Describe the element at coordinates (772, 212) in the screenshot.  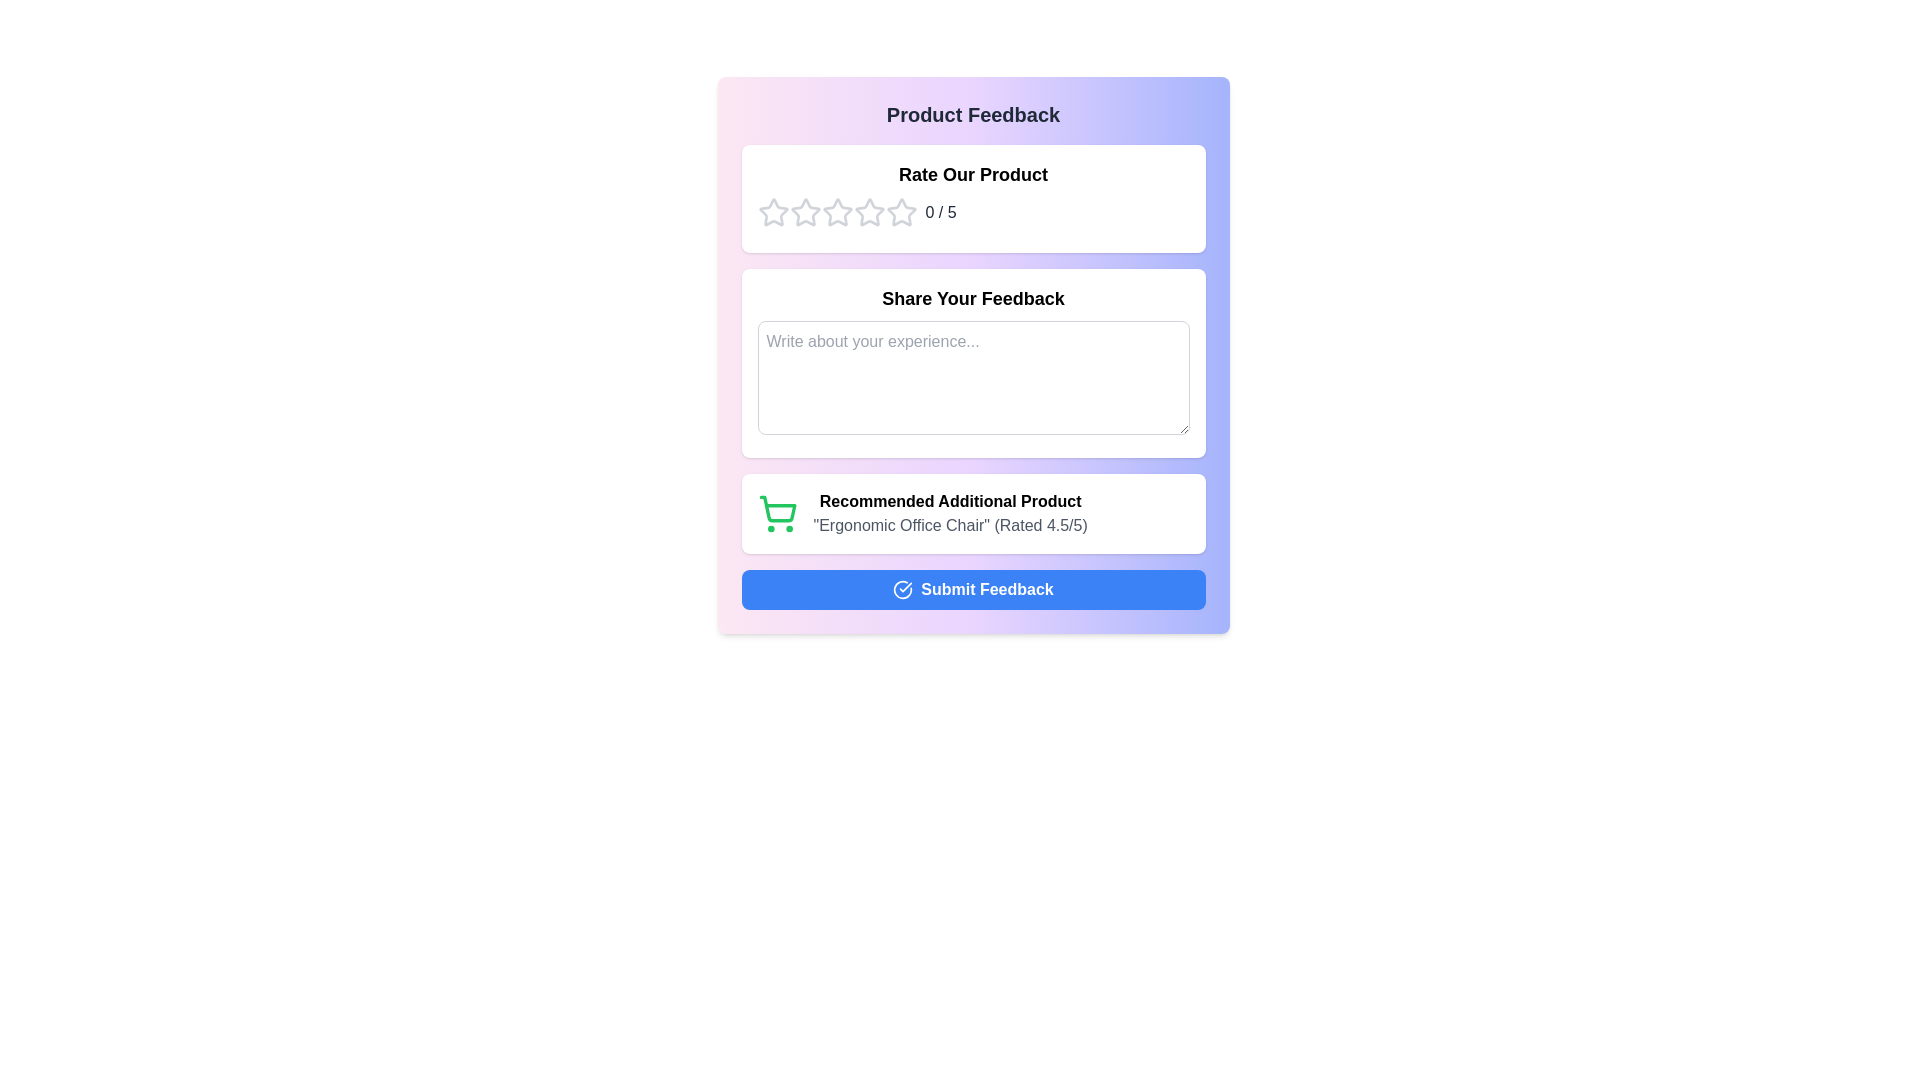
I see `the first unselected rating star icon` at that location.